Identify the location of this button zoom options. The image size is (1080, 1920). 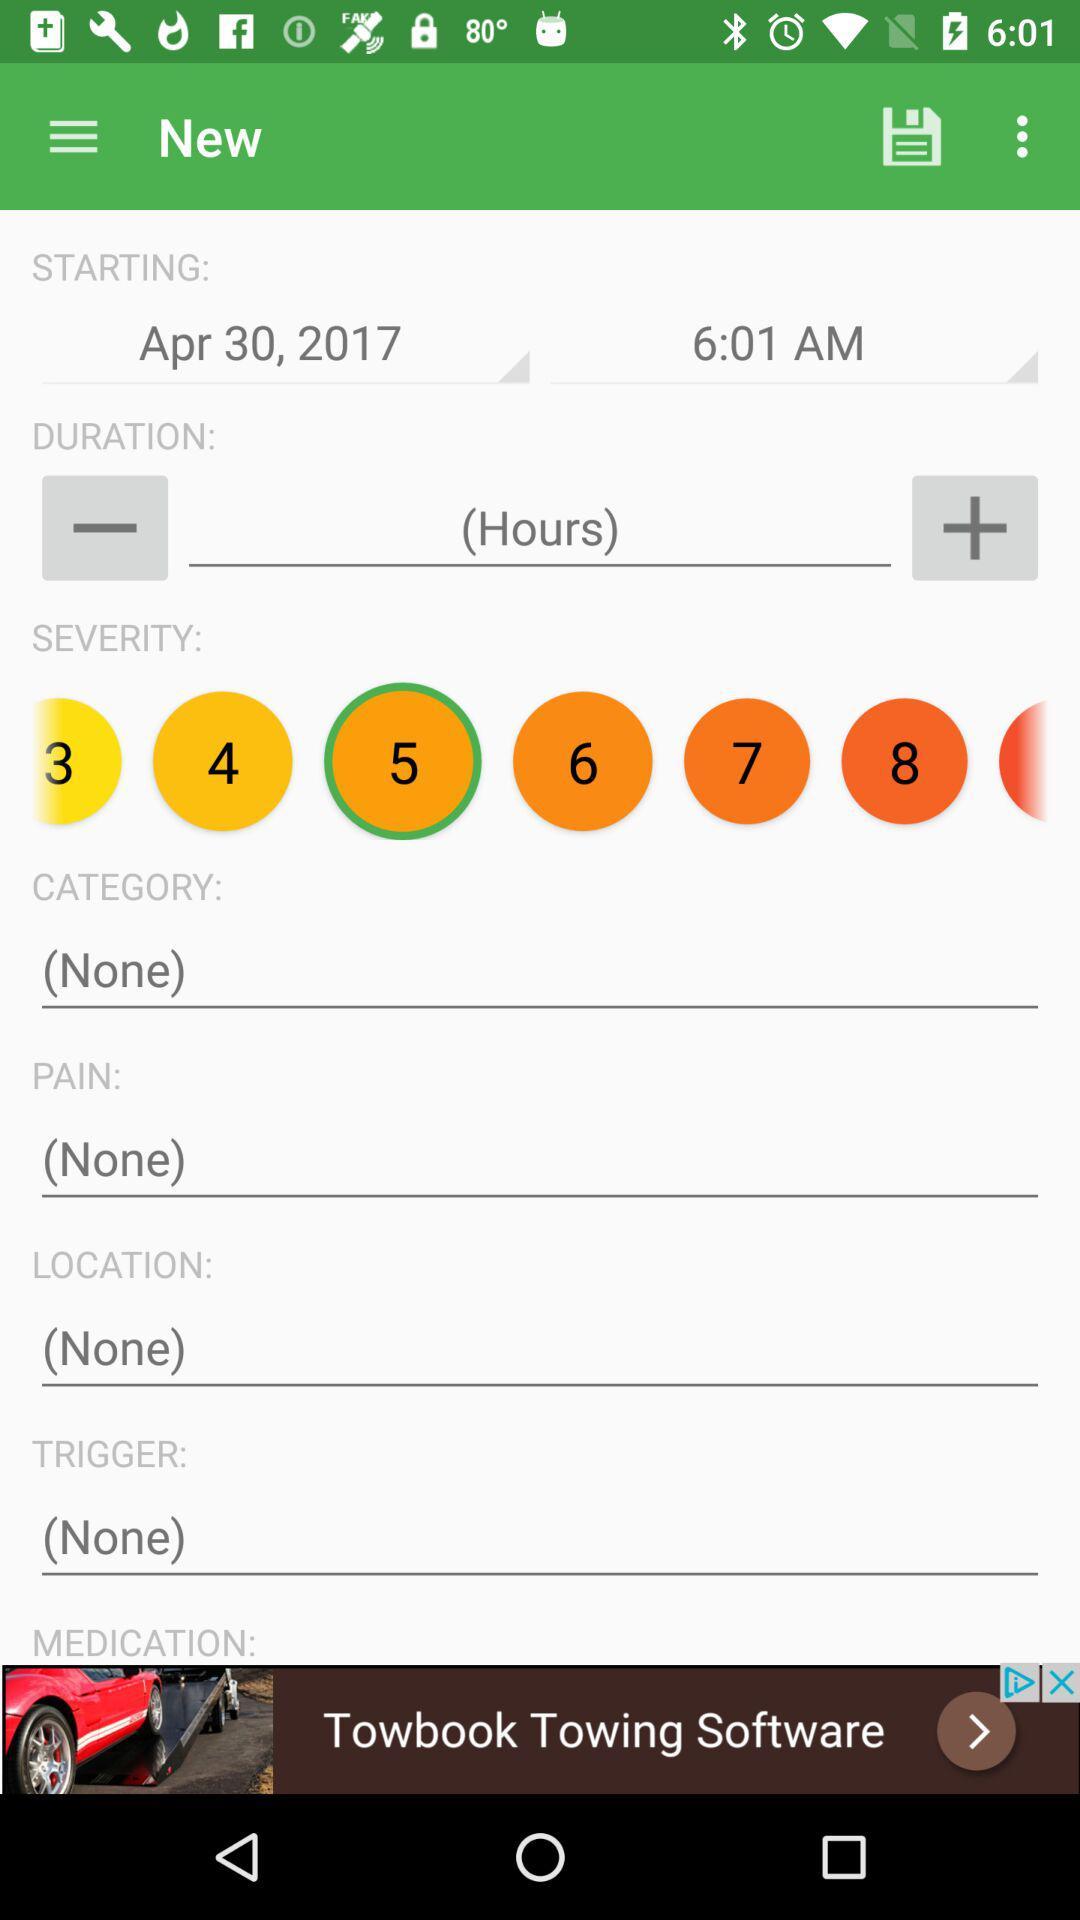
(974, 528).